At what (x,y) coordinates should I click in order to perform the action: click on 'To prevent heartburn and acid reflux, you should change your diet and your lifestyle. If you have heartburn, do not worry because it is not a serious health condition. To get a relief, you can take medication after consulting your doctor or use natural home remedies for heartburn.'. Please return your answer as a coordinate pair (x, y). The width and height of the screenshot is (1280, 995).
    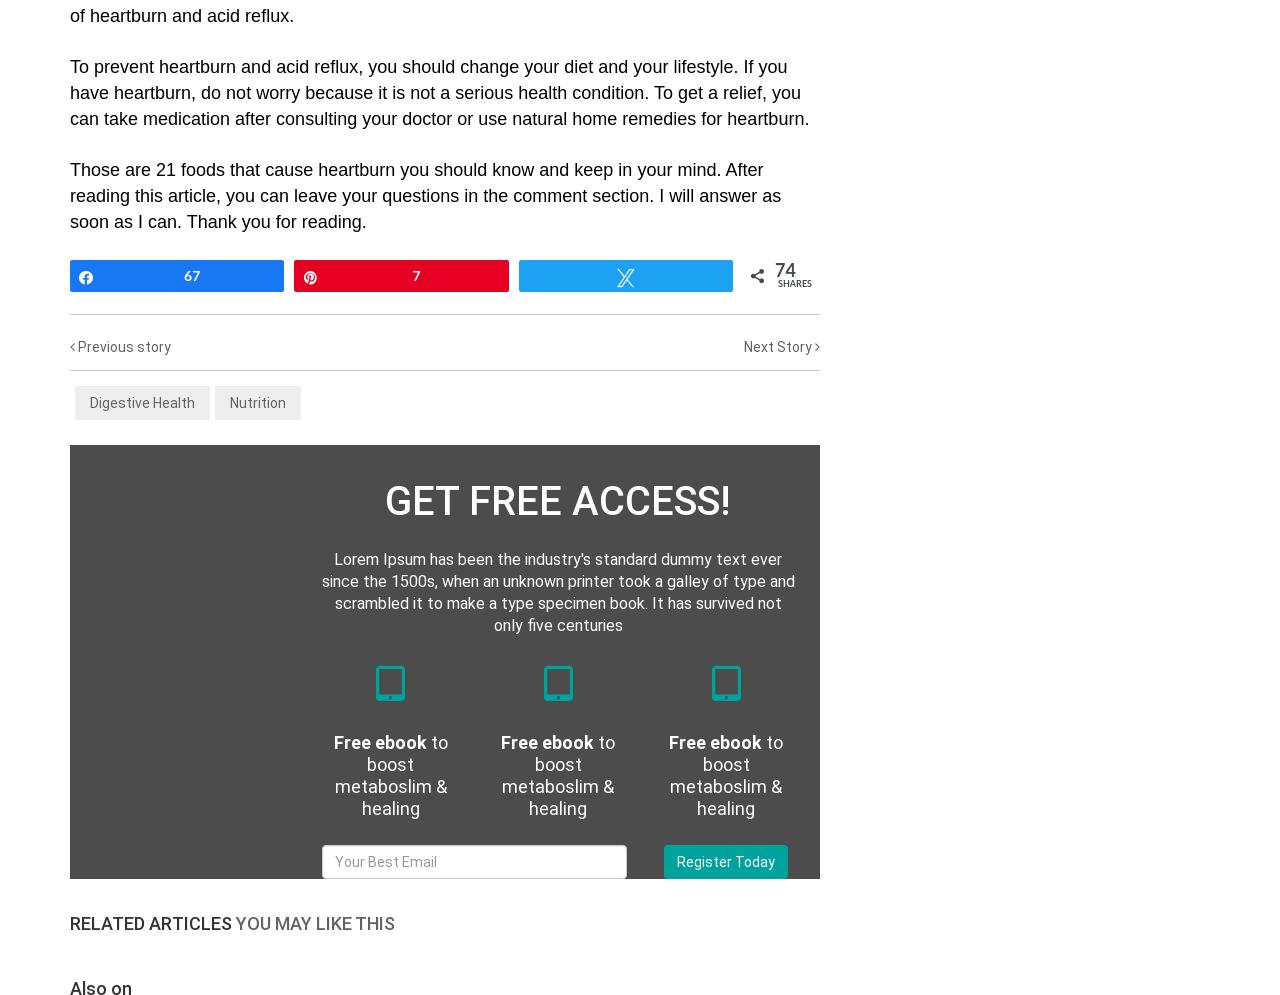
    Looking at the image, I should click on (70, 93).